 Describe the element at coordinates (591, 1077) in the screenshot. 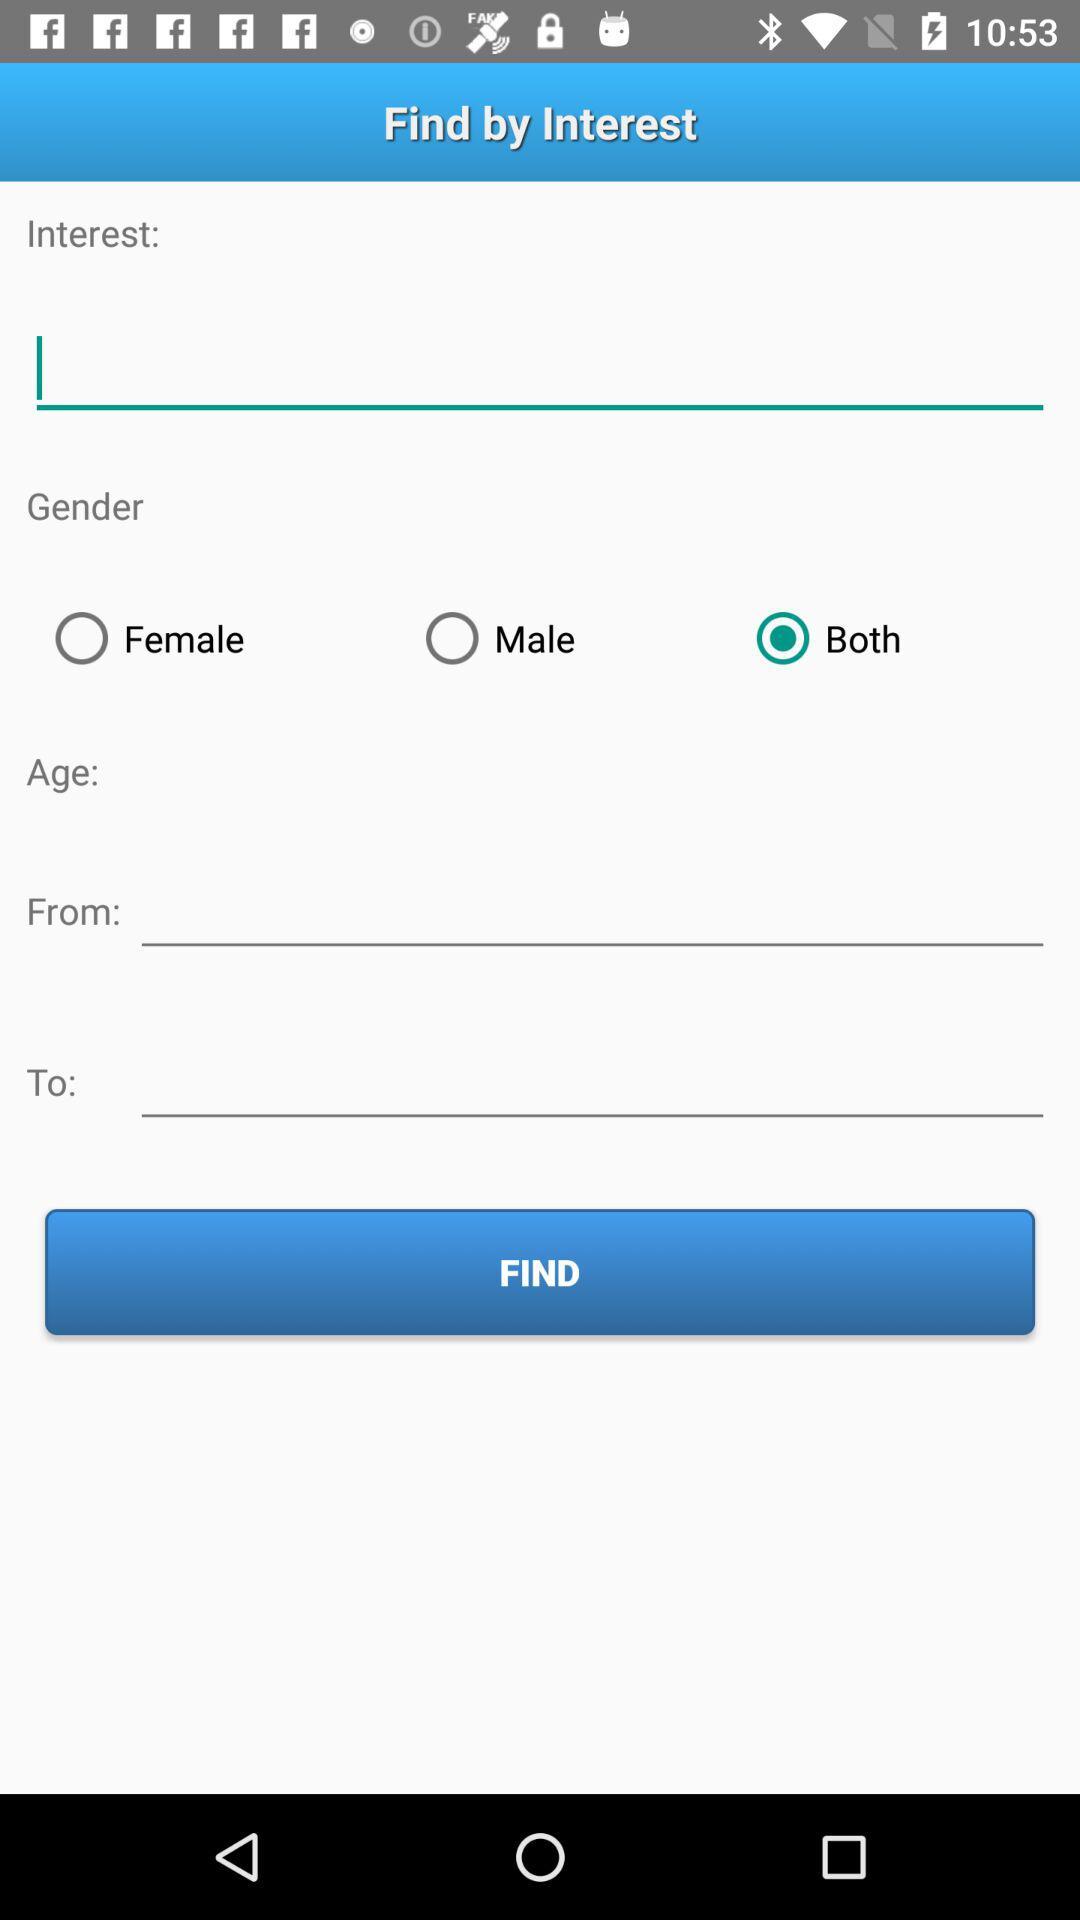

I see `recipient information` at that location.